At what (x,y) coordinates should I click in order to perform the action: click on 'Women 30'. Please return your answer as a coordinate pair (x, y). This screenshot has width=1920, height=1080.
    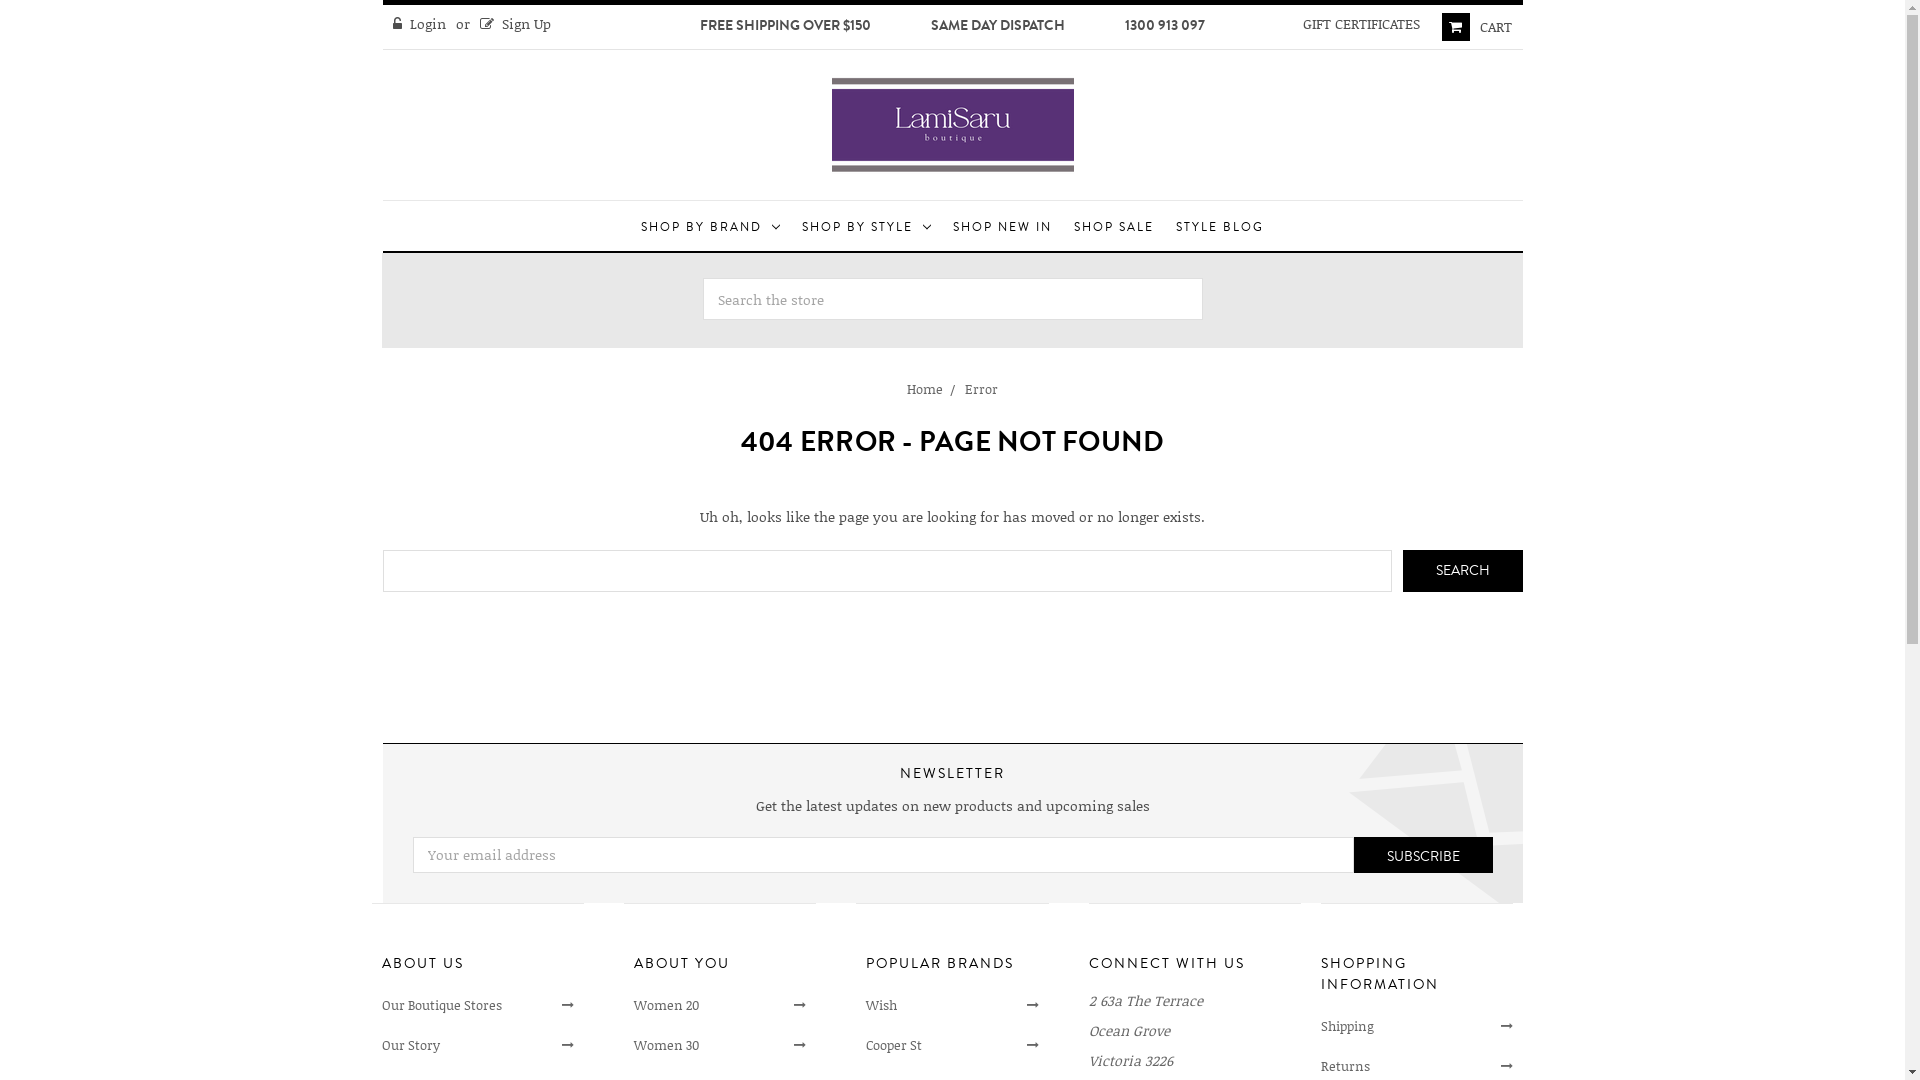
    Looking at the image, I should click on (632, 1044).